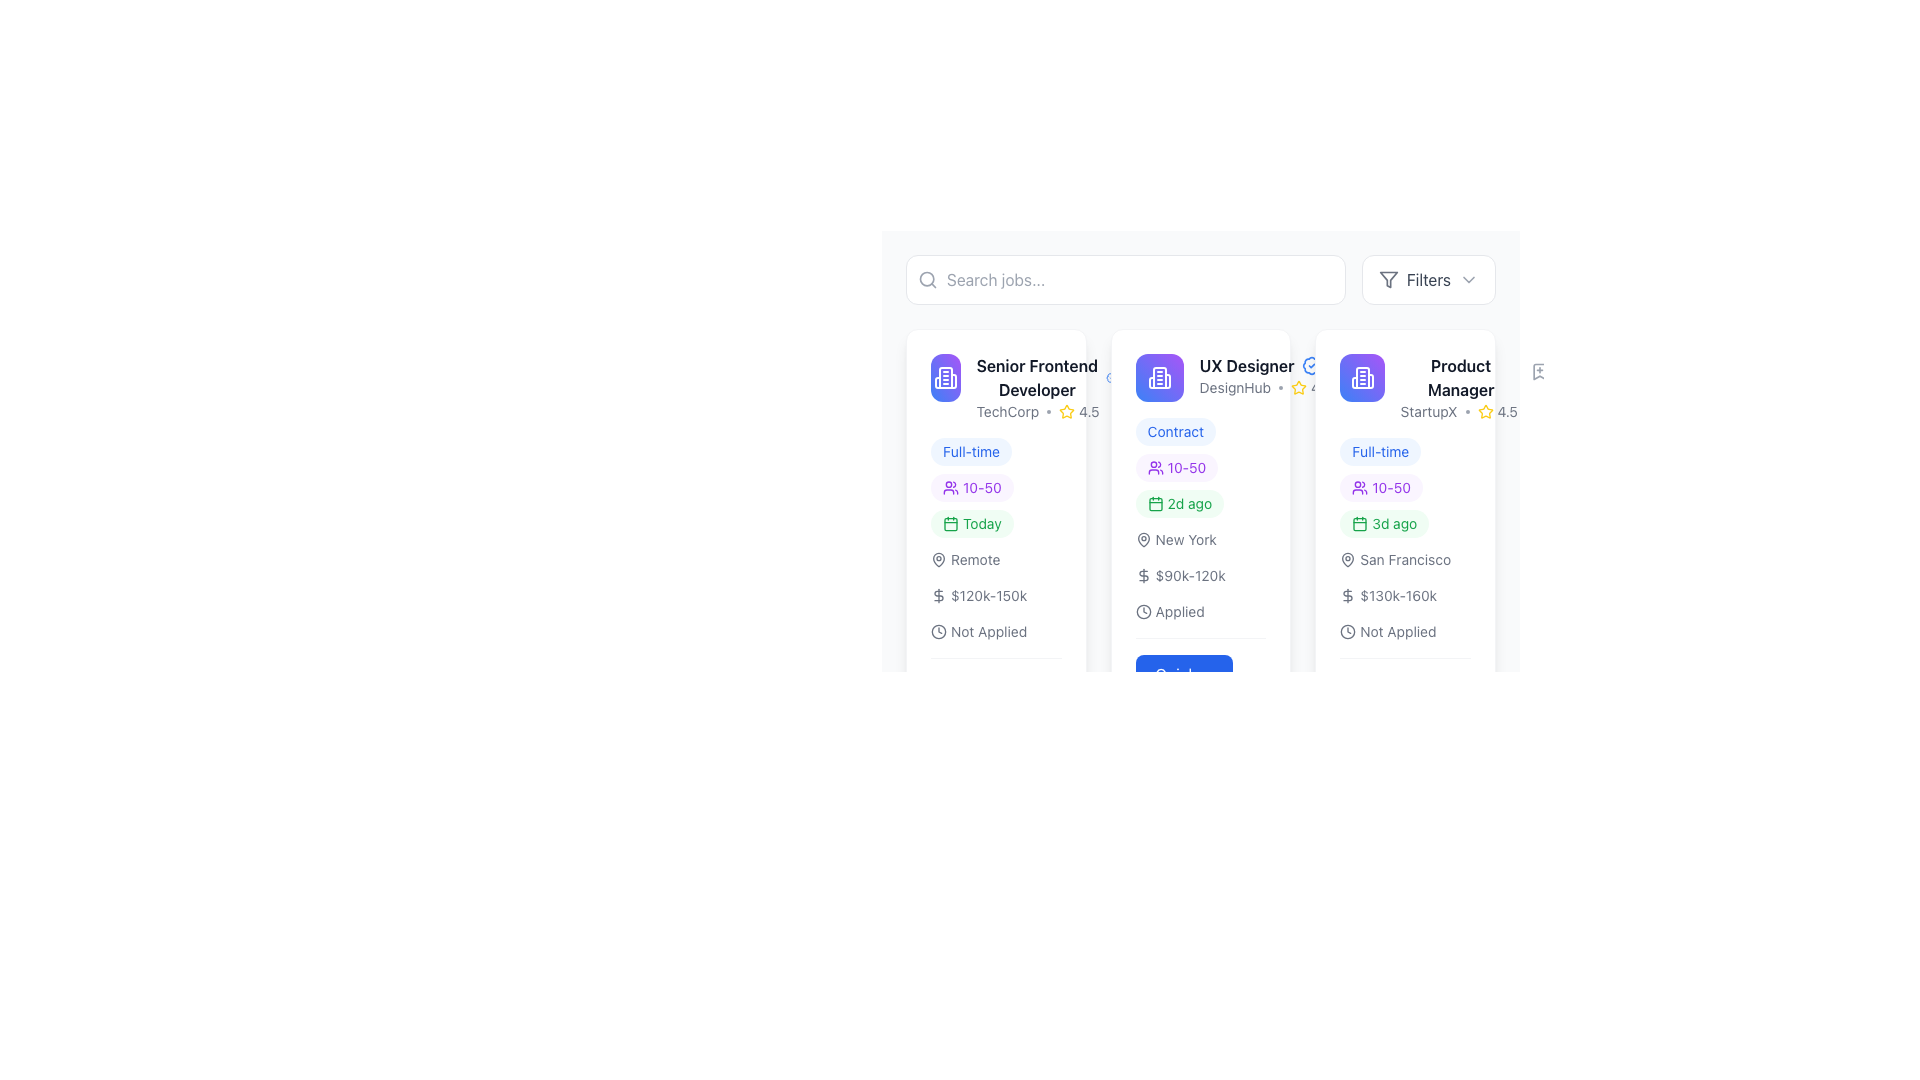 Image resolution: width=1920 pixels, height=1080 pixels. Describe the element at coordinates (1349, 371) in the screenshot. I see `the gray bookmark icon button with a plus sign located at the top-right corner of the card below 'Product Manager' and 'StartupX'` at that location.